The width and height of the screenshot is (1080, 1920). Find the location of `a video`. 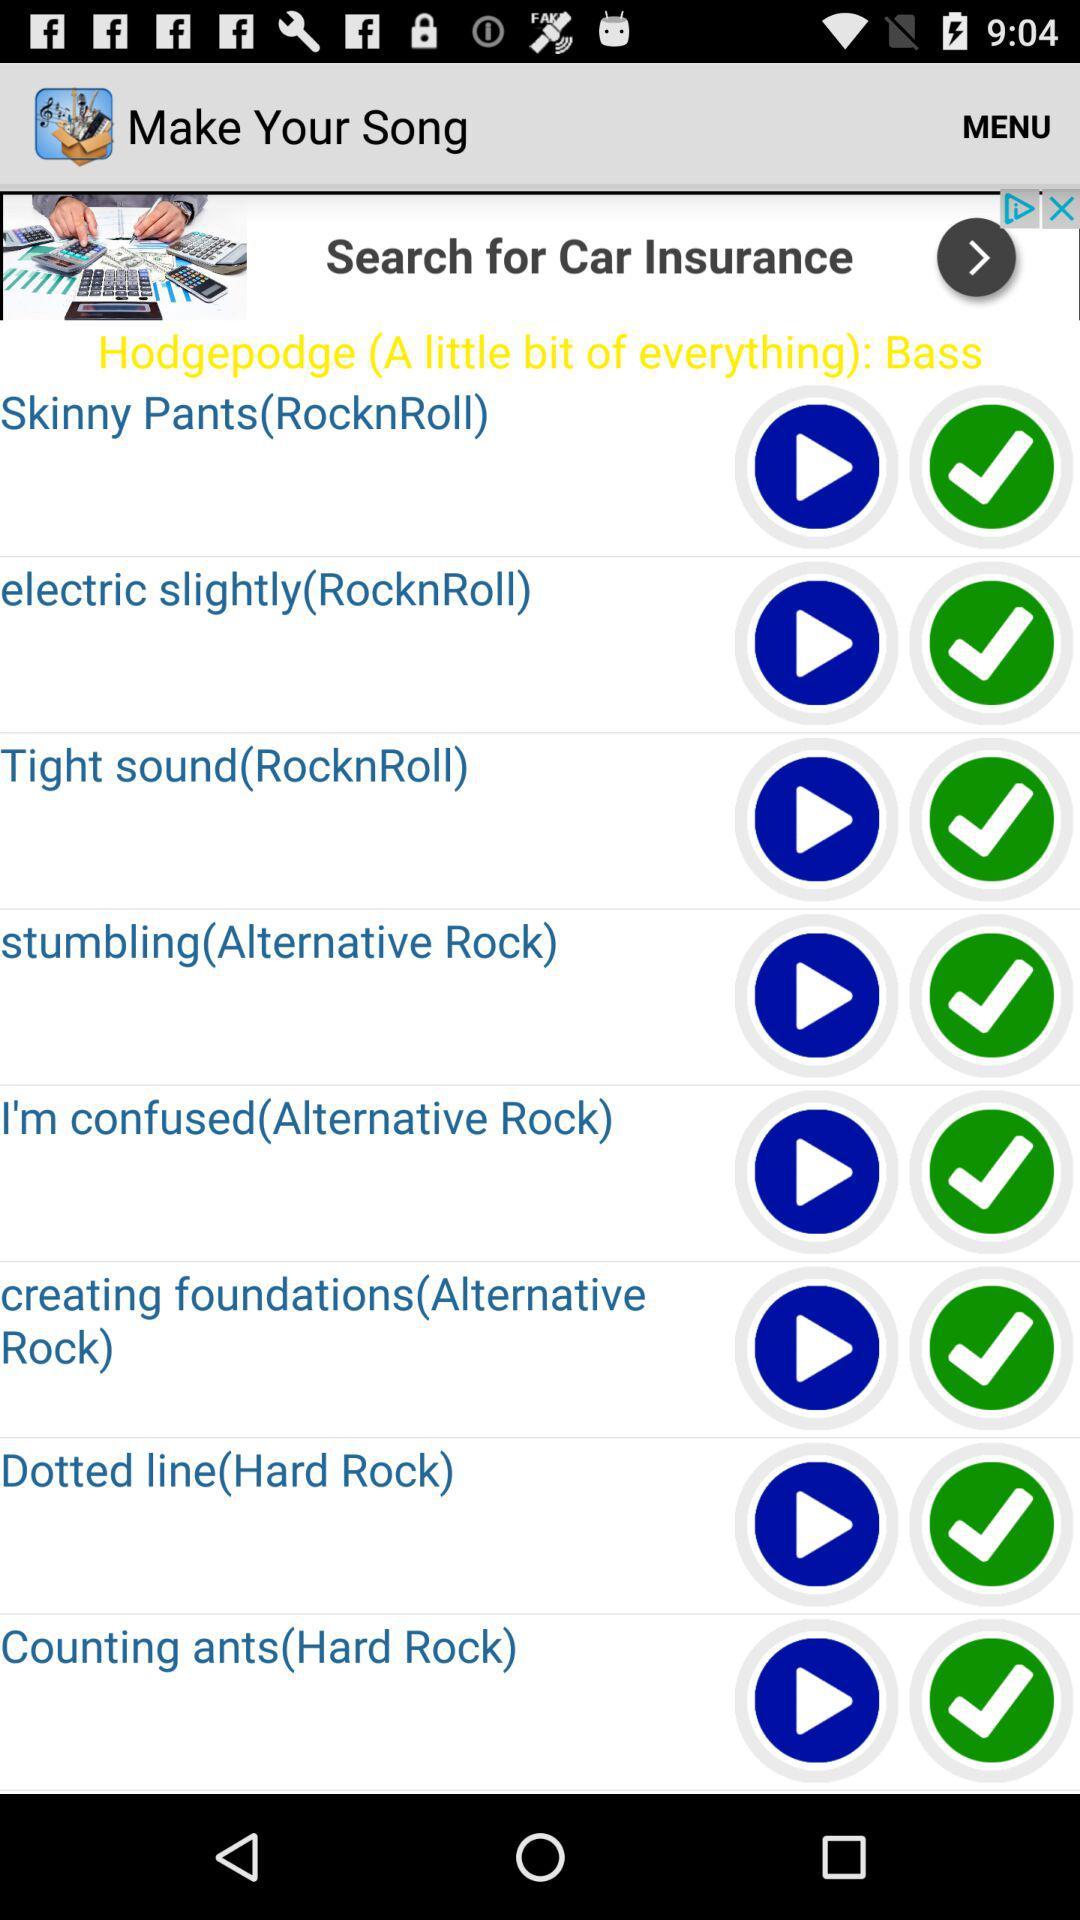

a video is located at coordinates (817, 1701).